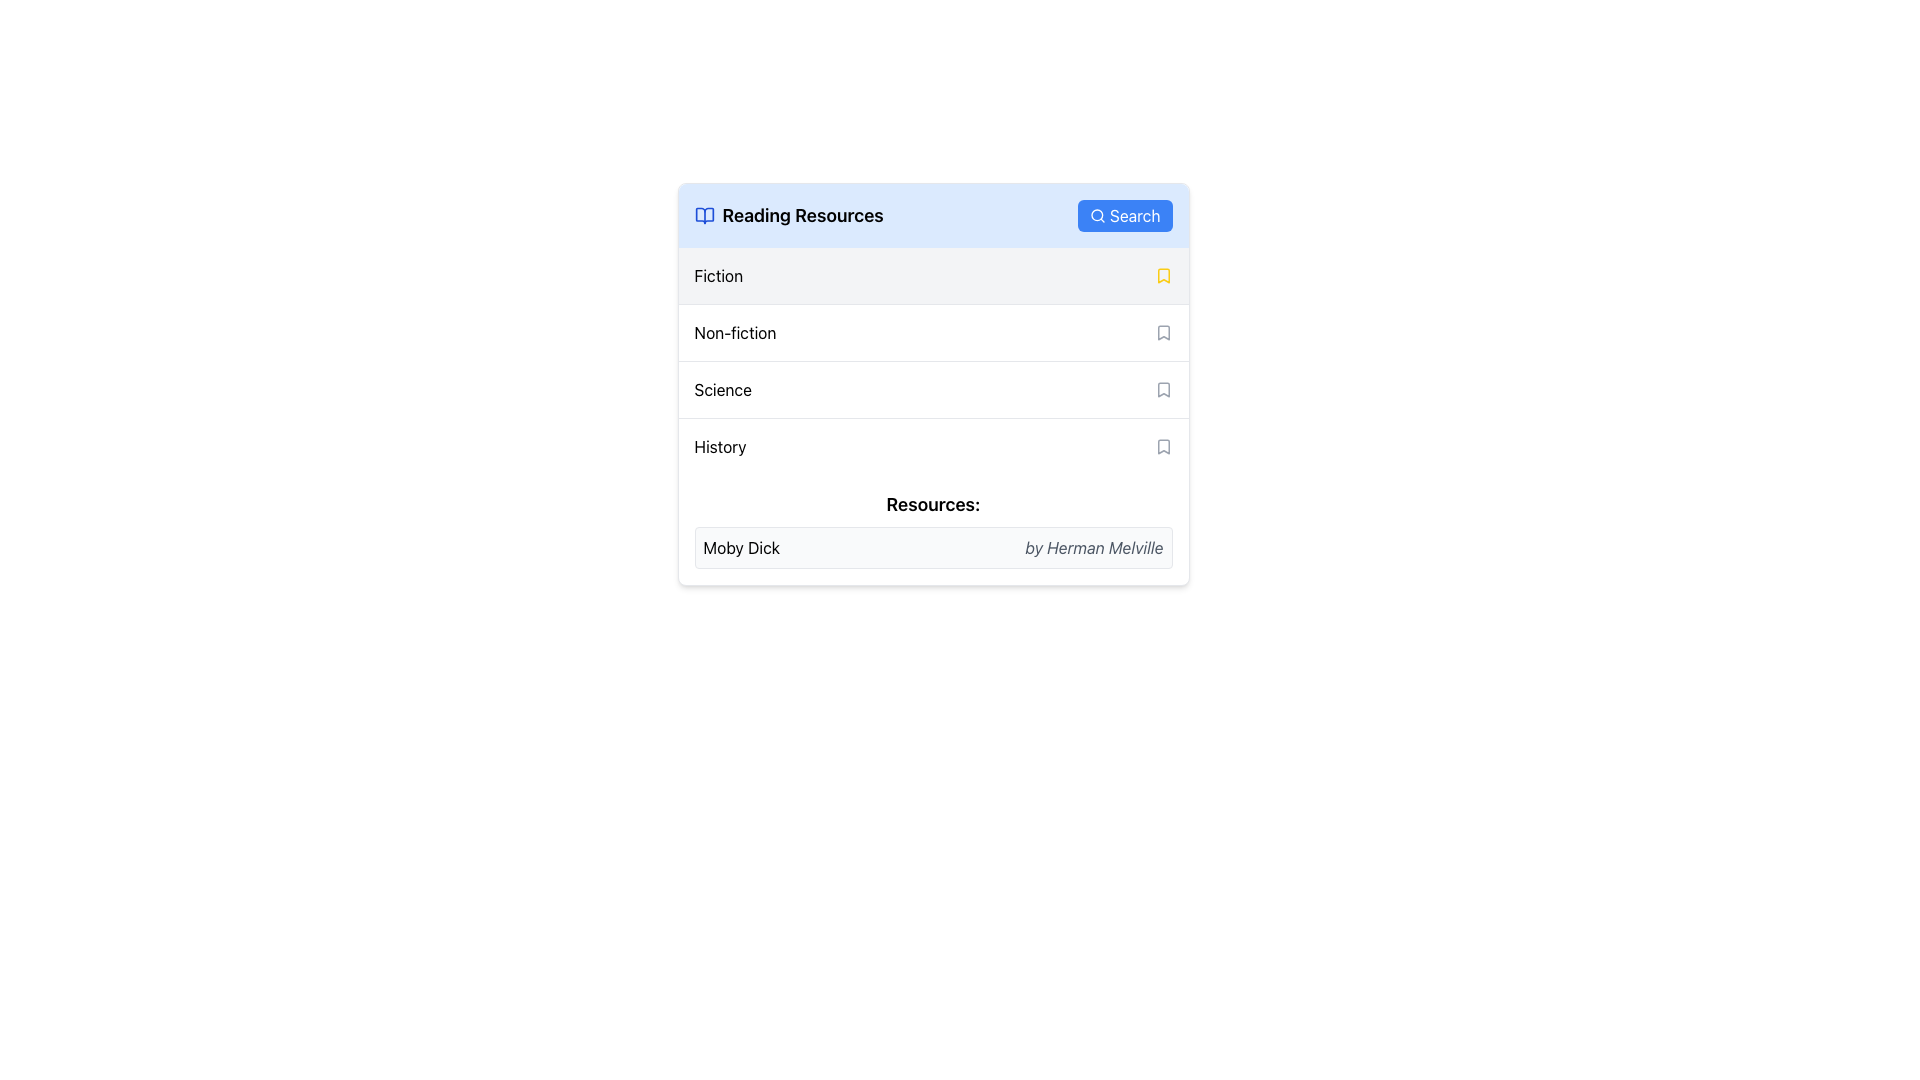 This screenshot has width=1920, height=1080. Describe the element at coordinates (1163, 389) in the screenshot. I see `the bookmark icon located on the far right of the 'Science' row in the Reading Resources list` at that location.